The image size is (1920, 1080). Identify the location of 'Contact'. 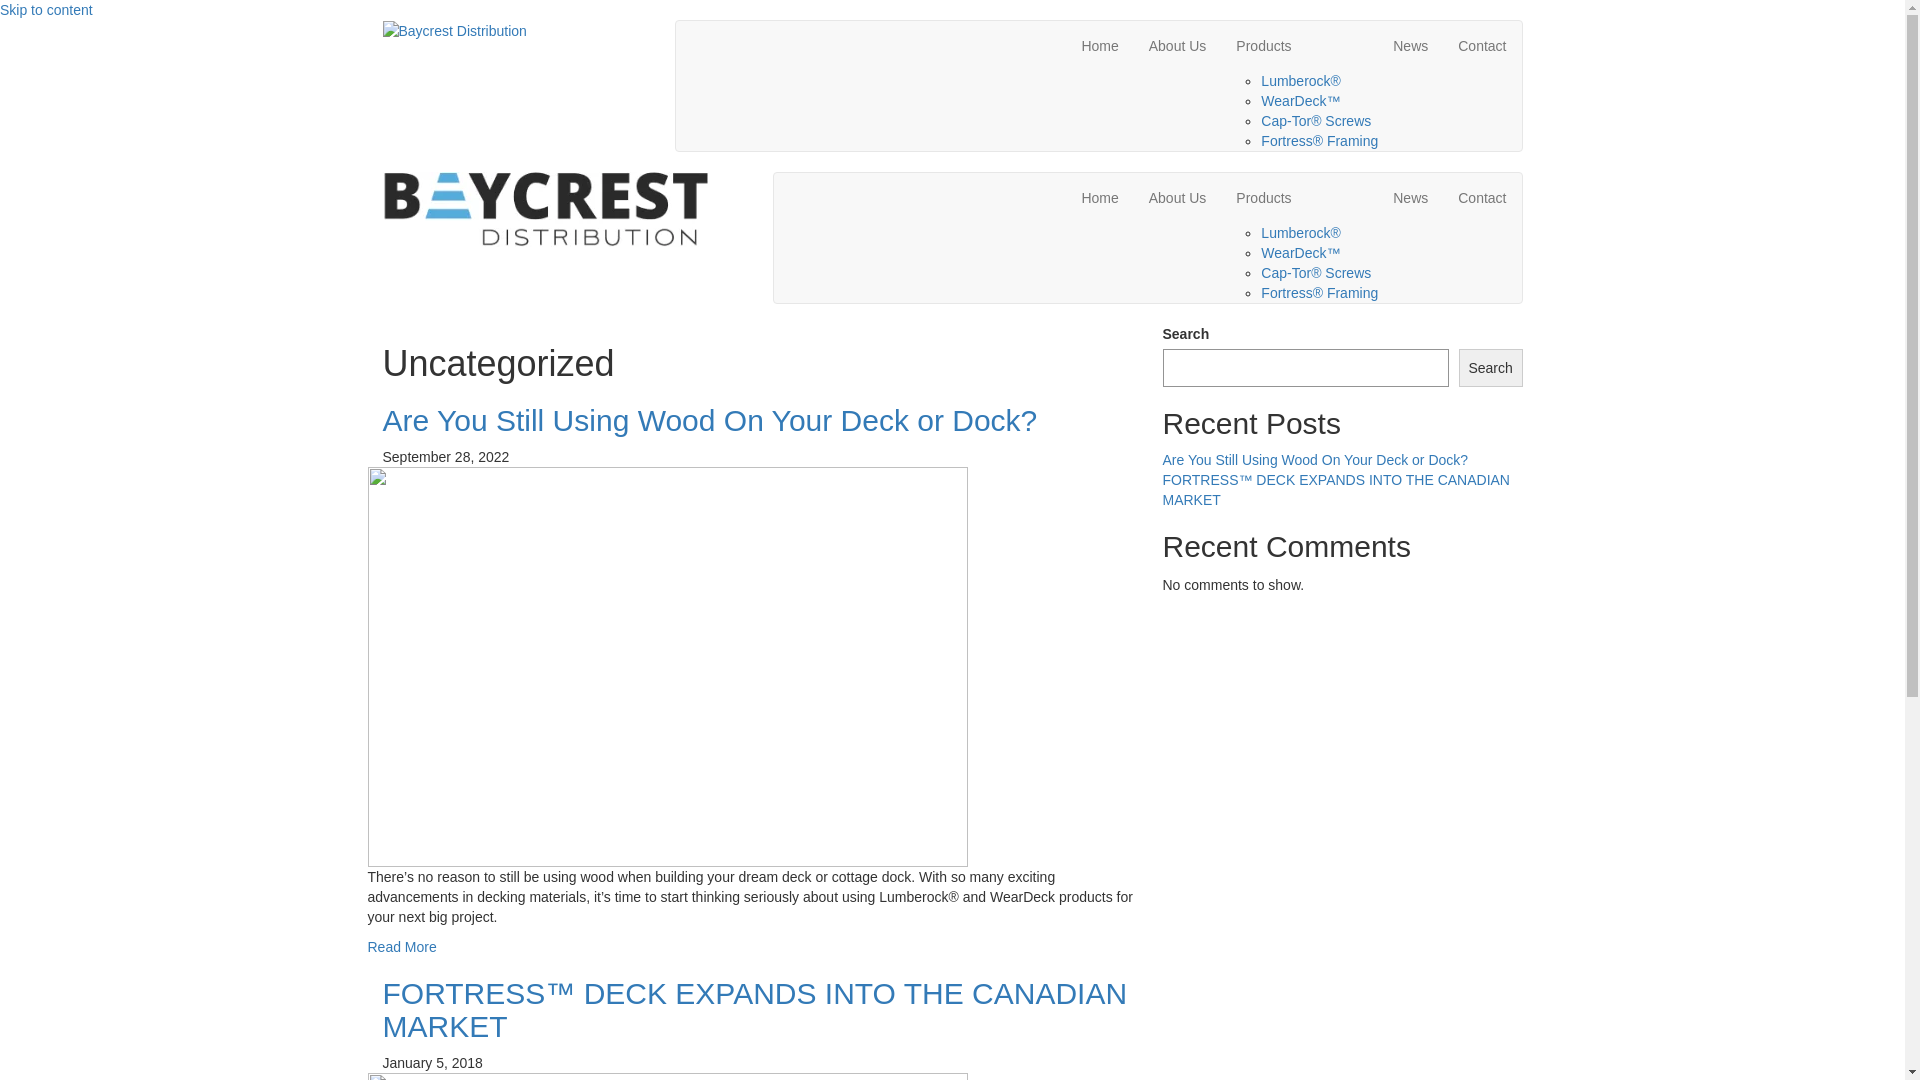
(1482, 45).